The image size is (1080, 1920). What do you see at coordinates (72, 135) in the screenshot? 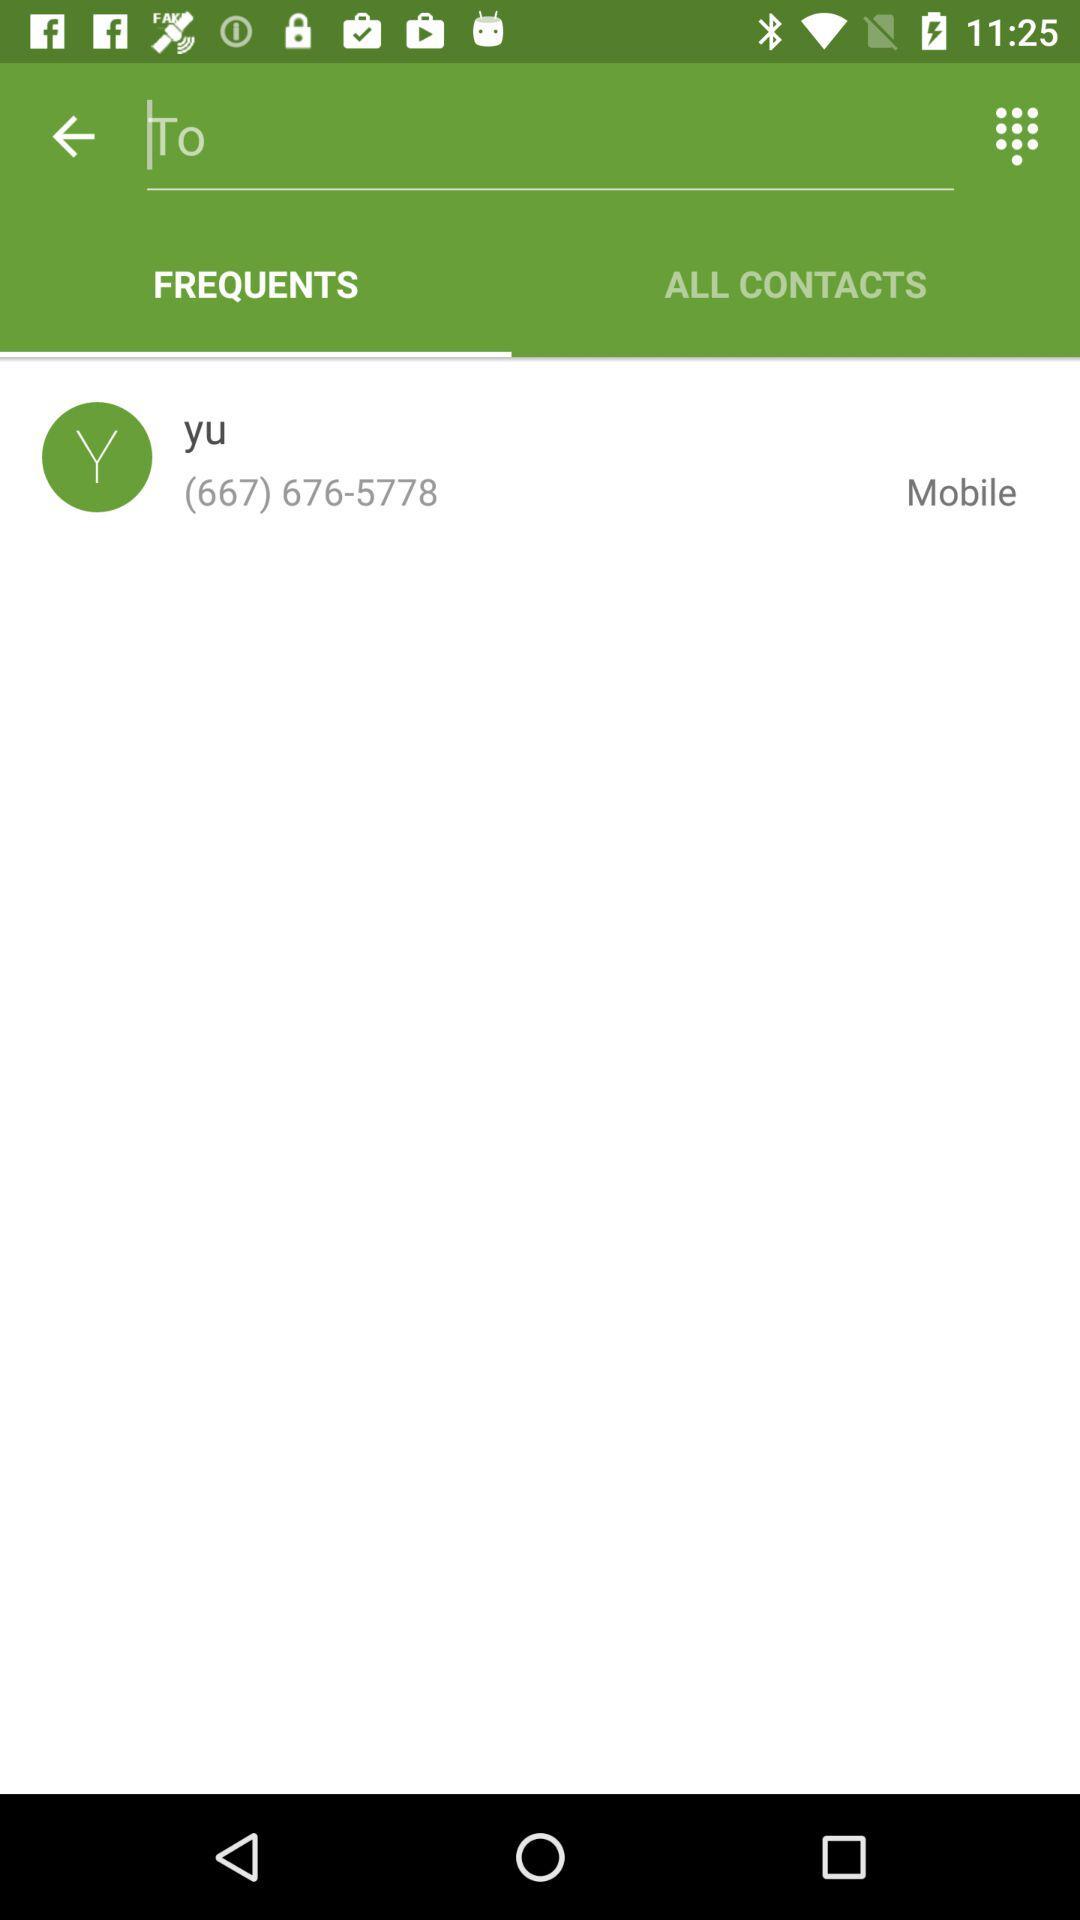
I see `the app above frequents item` at bounding box center [72, 135].